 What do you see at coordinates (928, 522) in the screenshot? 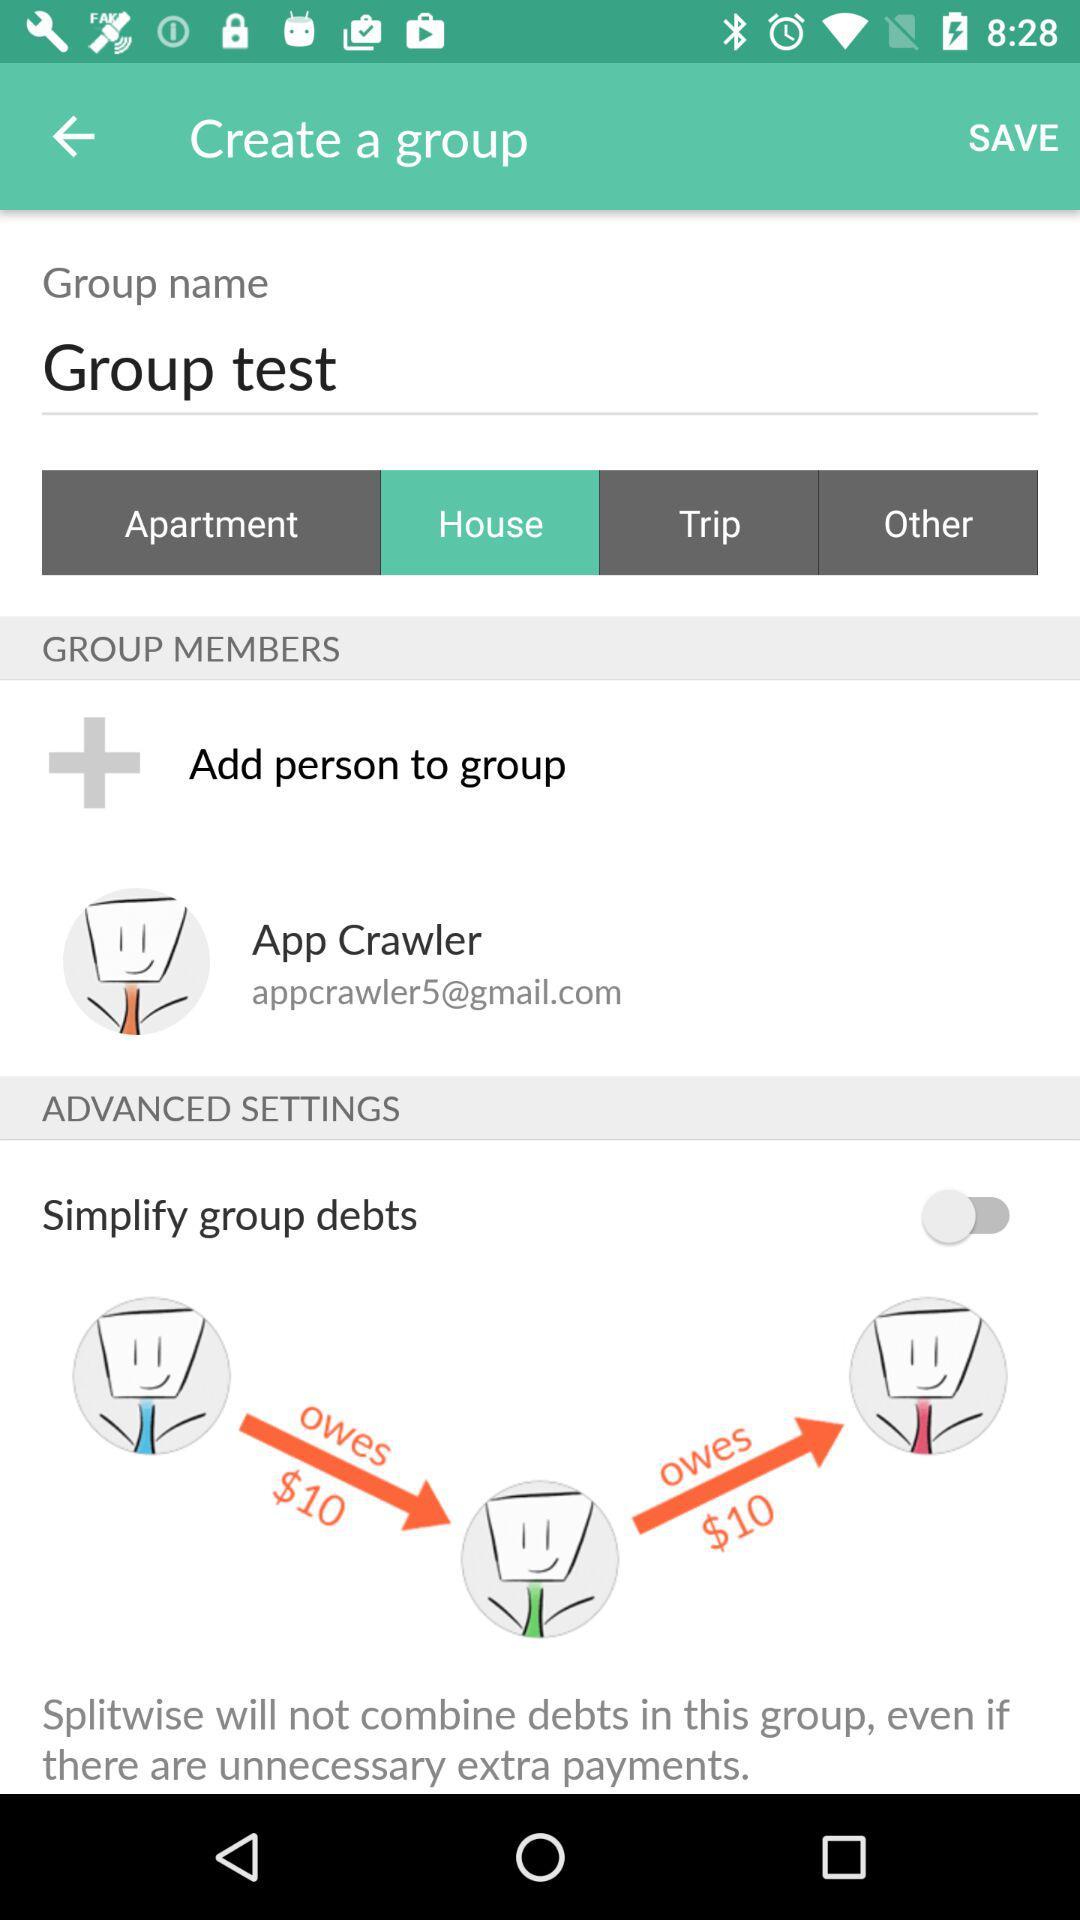
I see `item to the right of the trip` at bounding box center [928, 522].